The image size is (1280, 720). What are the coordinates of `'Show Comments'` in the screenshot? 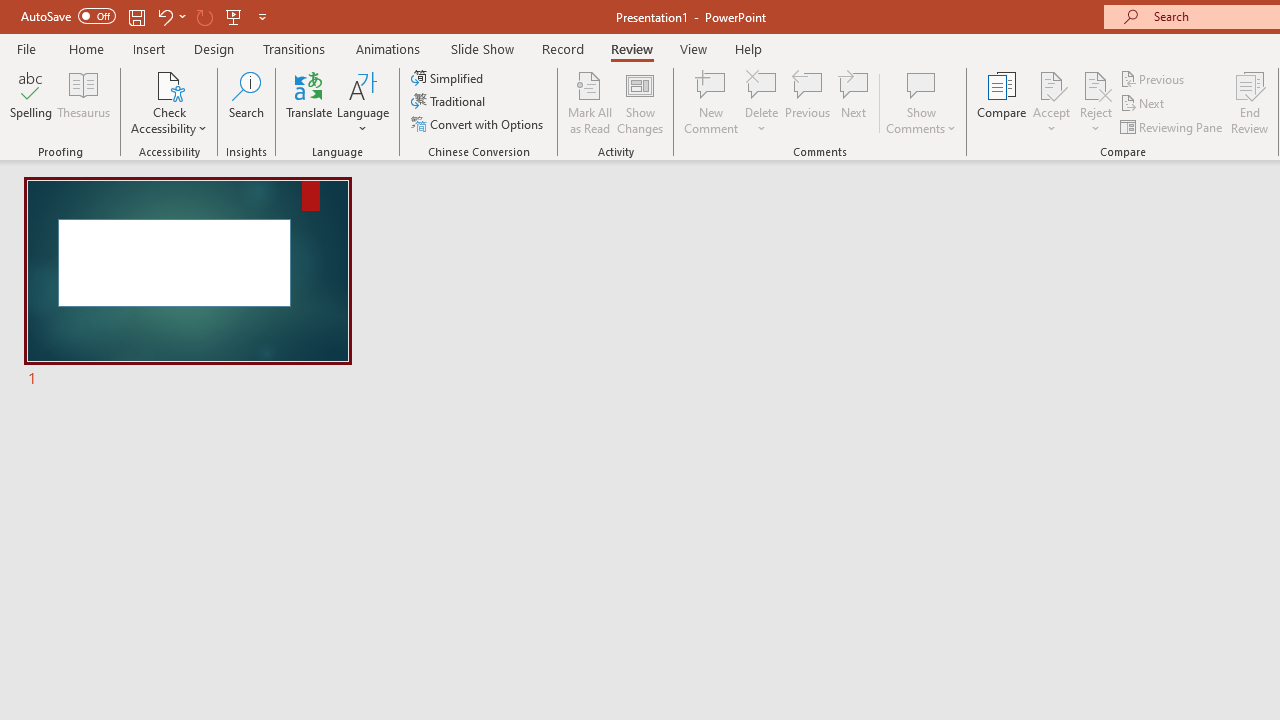 It's located at (920, 103).